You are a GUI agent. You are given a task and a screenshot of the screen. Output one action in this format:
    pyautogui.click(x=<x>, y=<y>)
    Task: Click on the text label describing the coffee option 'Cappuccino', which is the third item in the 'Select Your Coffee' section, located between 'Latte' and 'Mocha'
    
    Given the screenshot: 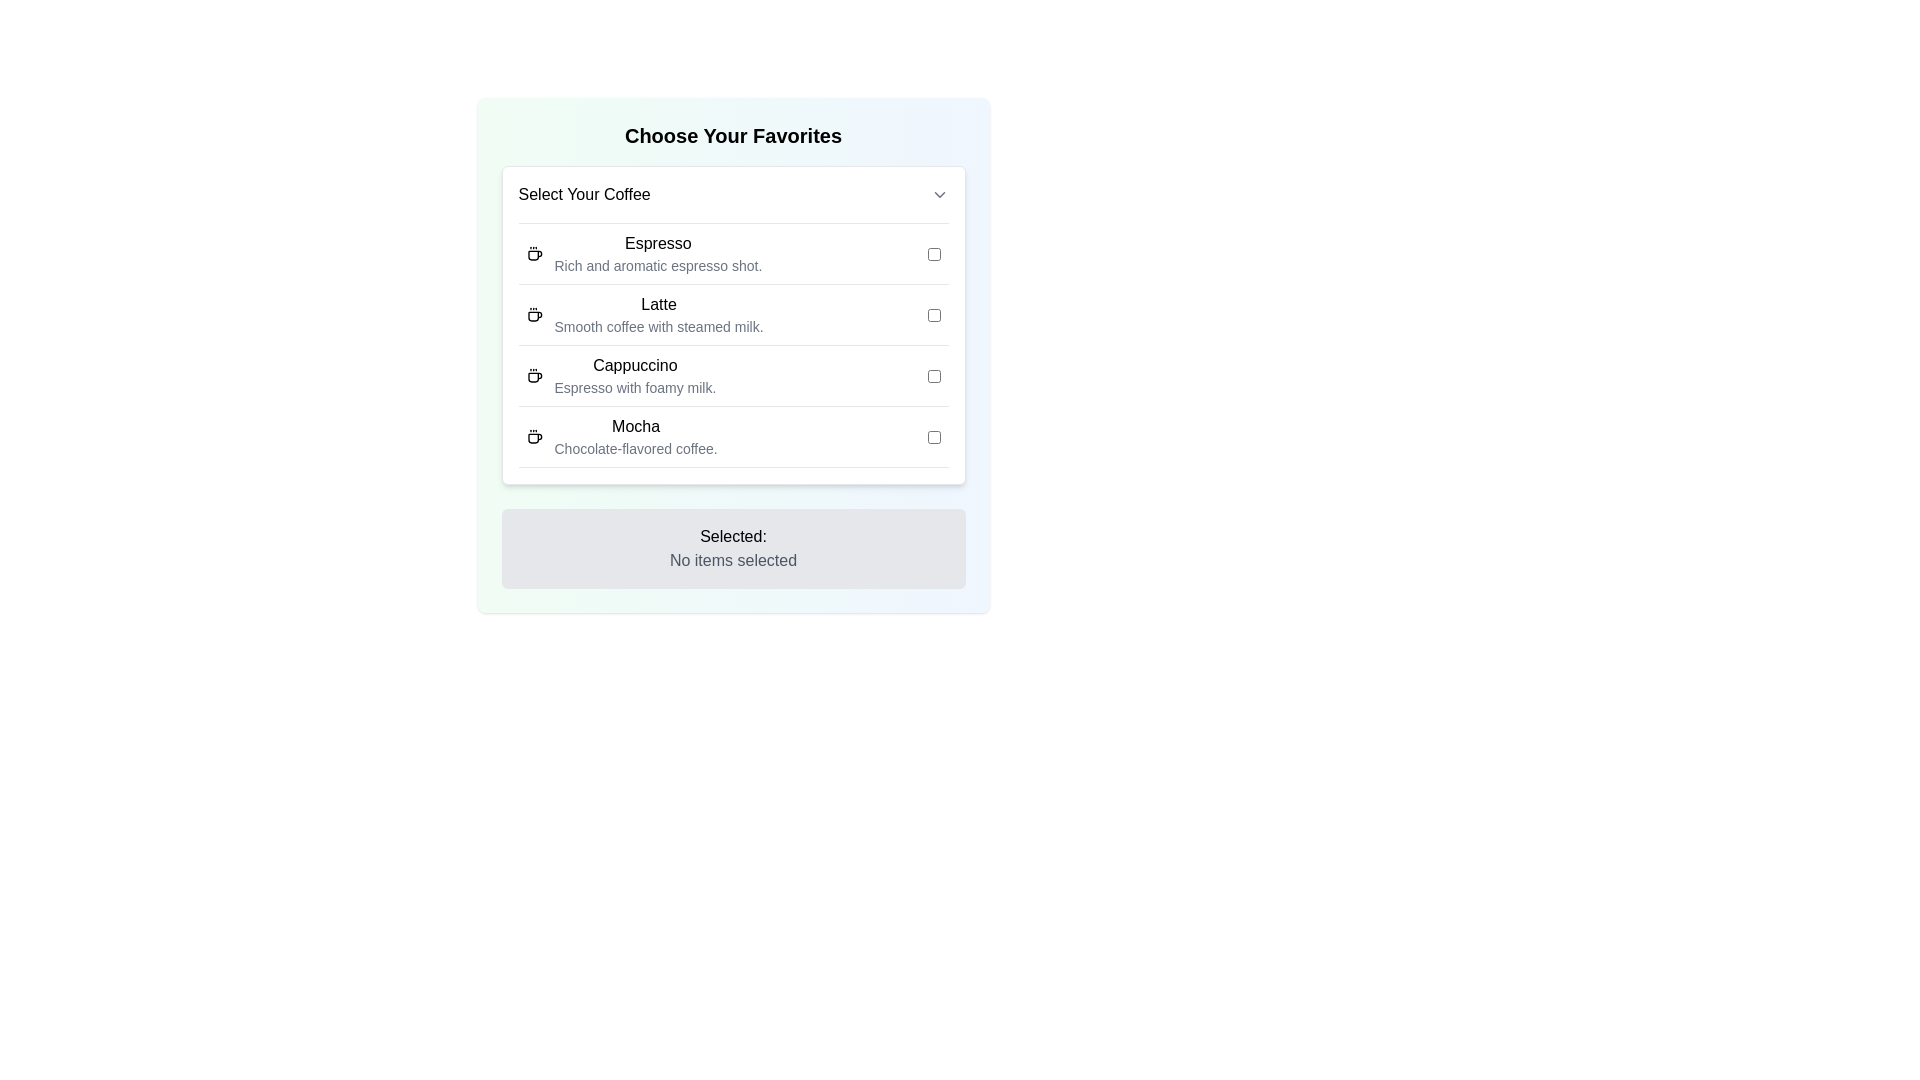 What is the action you would take?
    pyautogui.click(x=634, y=375)
    